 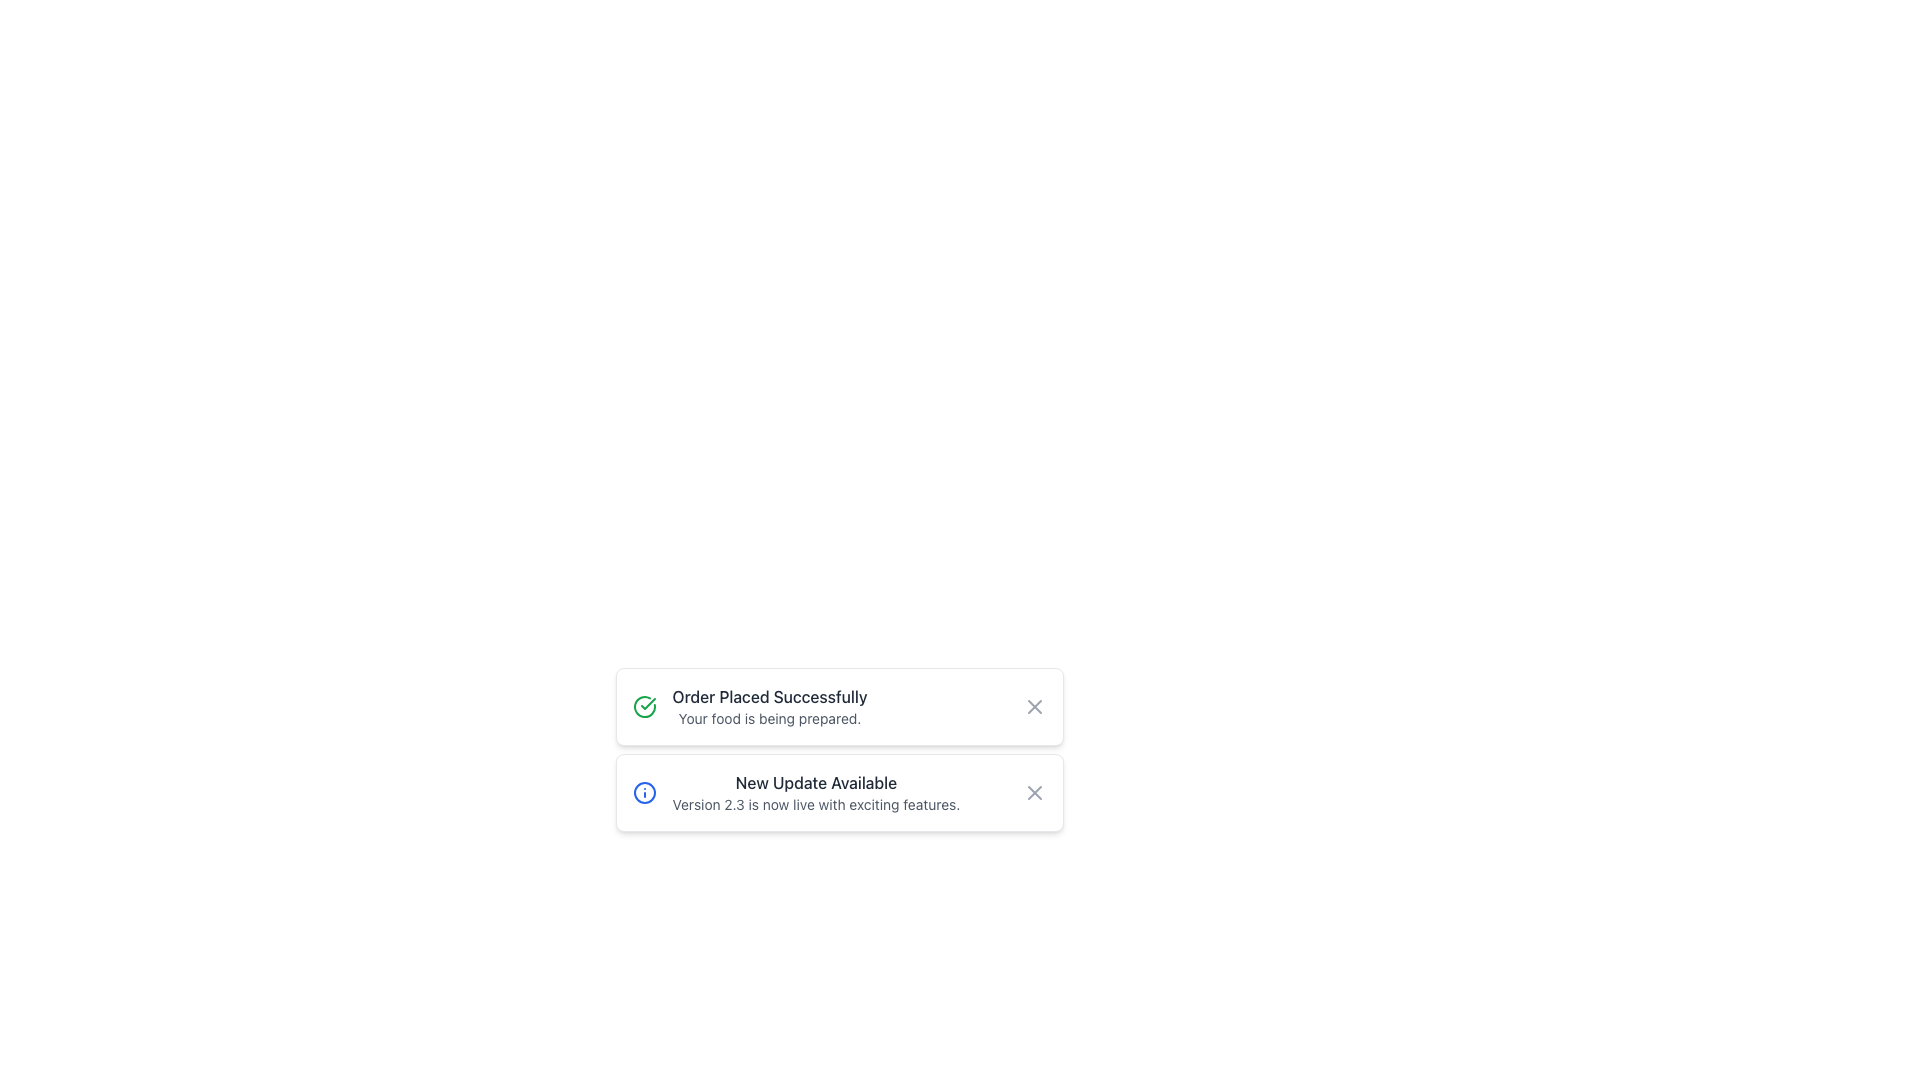 I want to click on the text element reading 'Version 2.3 is now live with exciting features.' located beneath the 'New Update Available' header in the notification card, so click(x=816, y=804).